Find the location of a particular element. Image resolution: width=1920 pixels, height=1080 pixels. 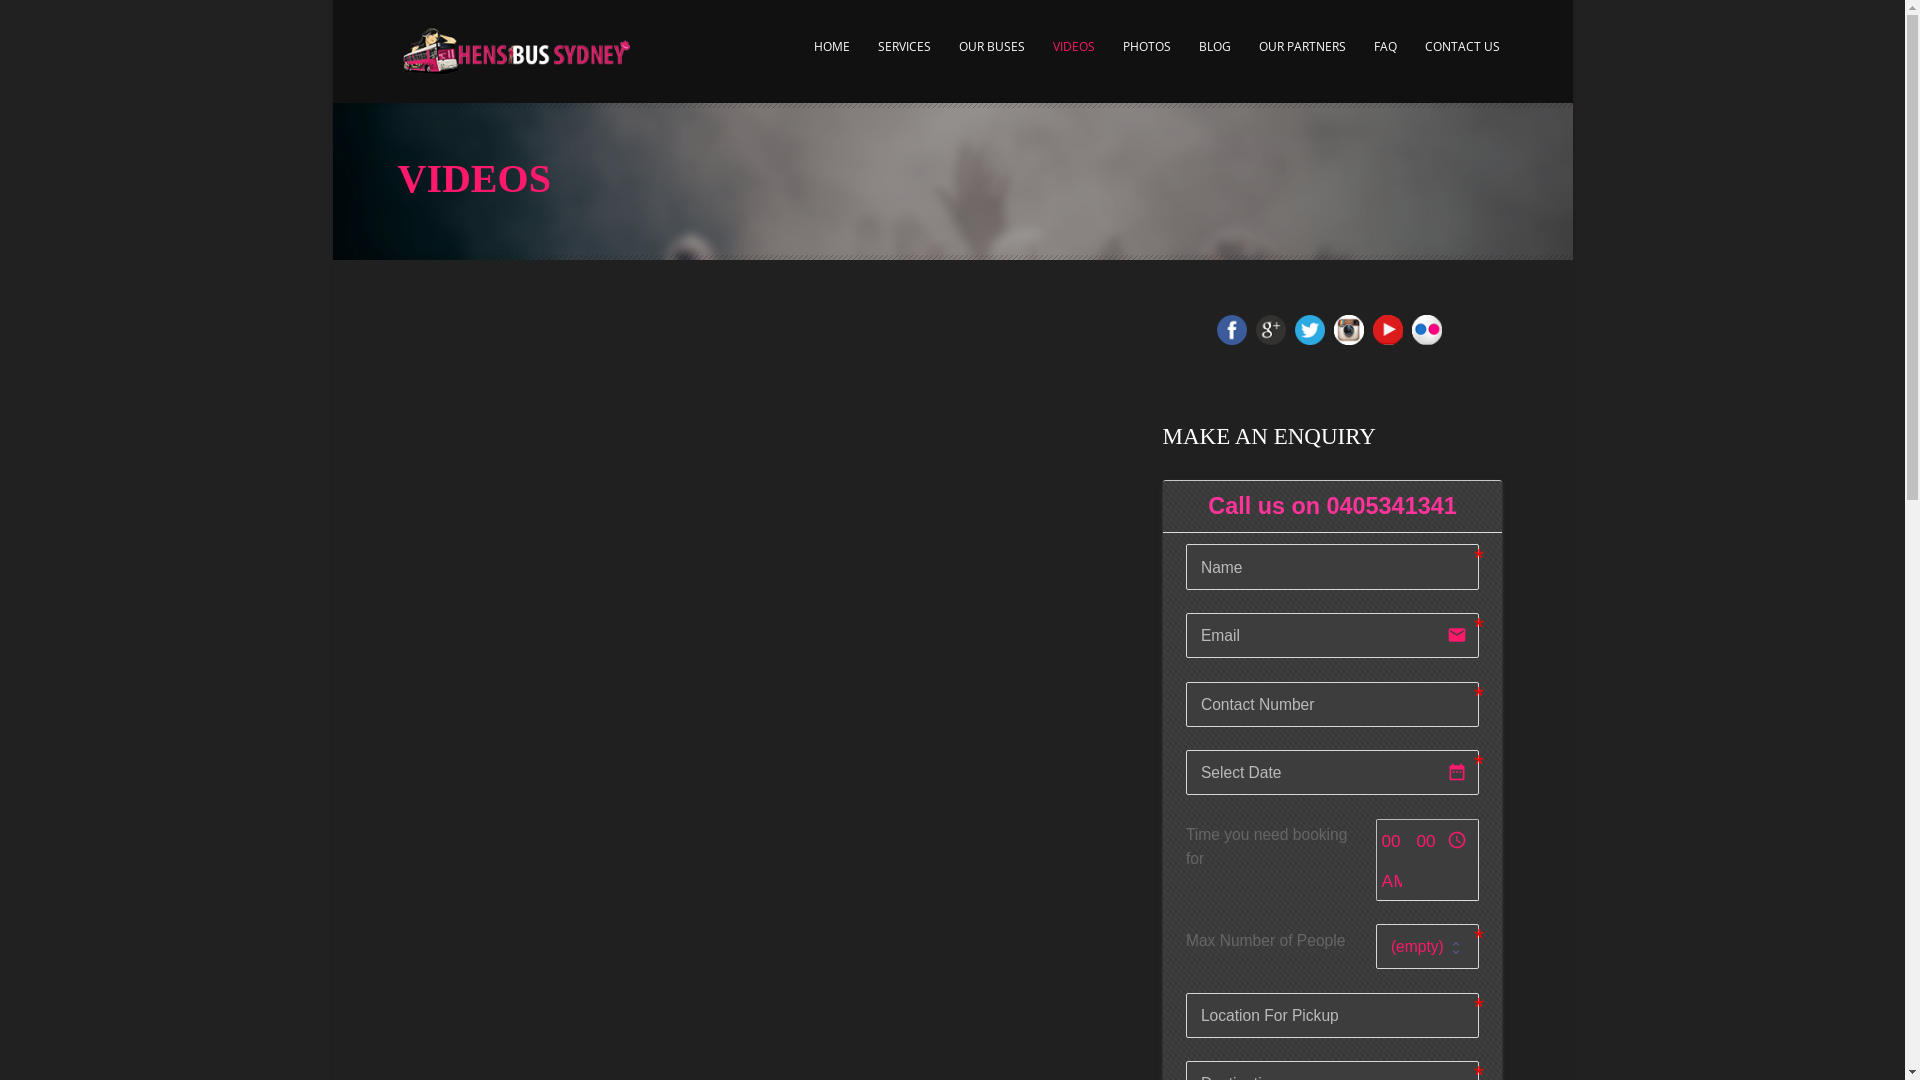

'PHOTOS' is located at coordinates (1147, 56).